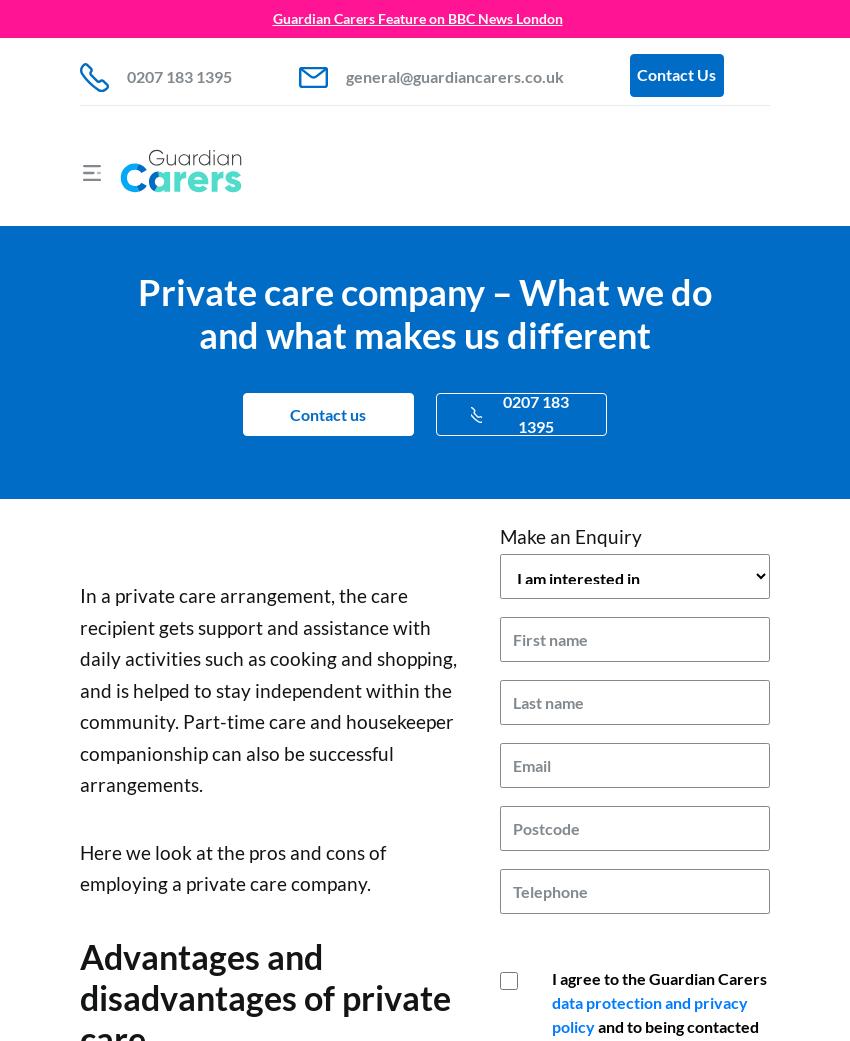 The width and height of the screenshot is (850, 1041). Describe the element at coordinates (454, 75) in the screenshot. I see `'general@guardiancarers.co.uk'` at that location.